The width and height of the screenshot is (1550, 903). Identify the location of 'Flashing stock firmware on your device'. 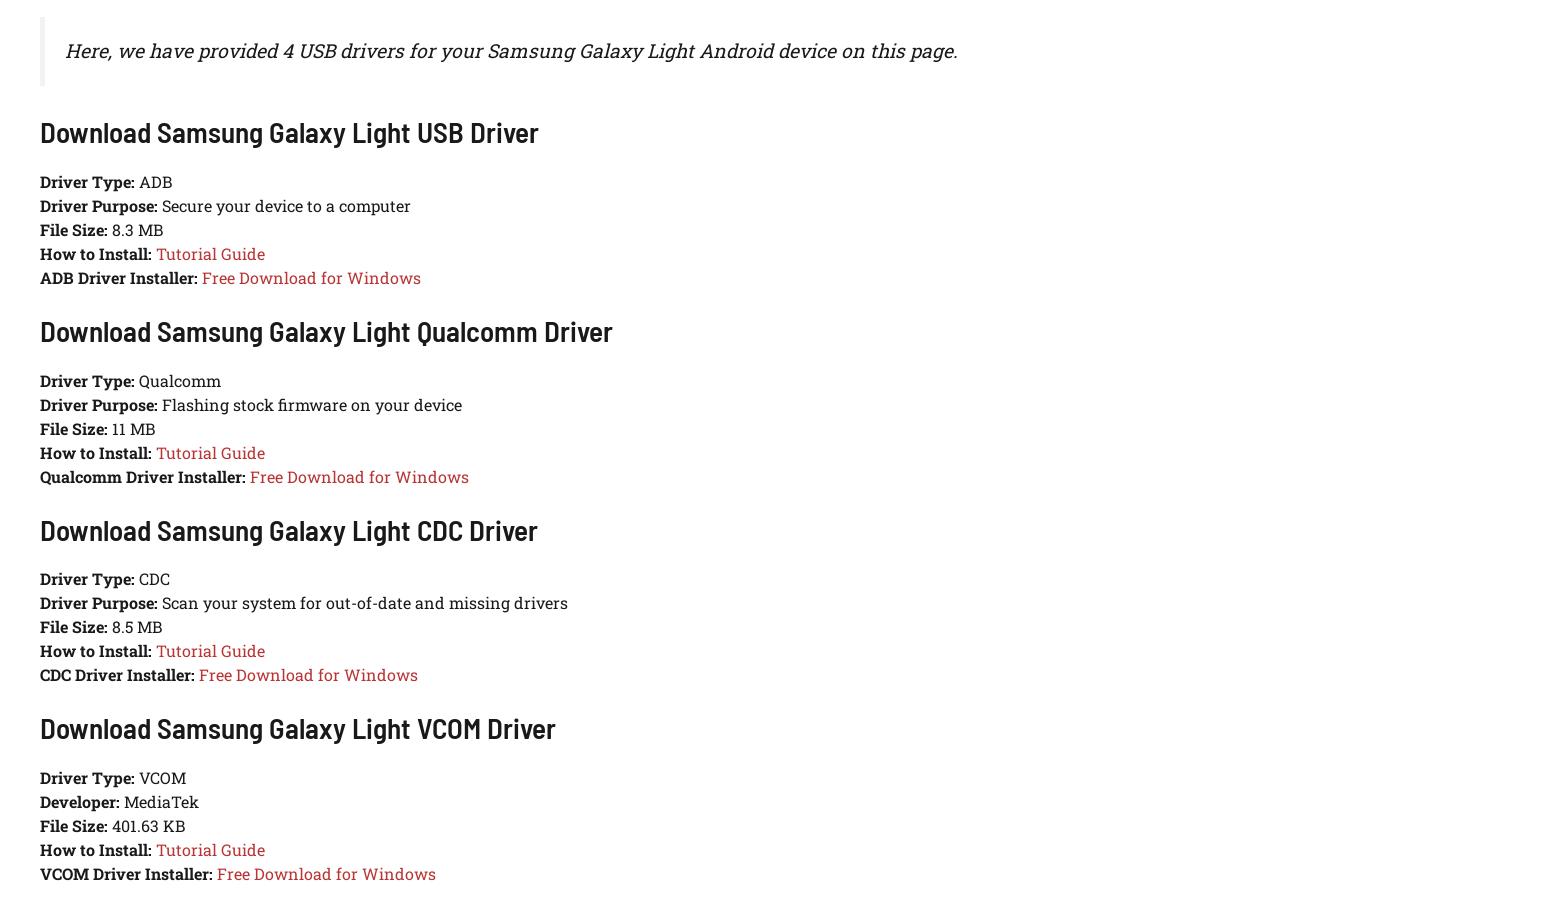
(310, 402).